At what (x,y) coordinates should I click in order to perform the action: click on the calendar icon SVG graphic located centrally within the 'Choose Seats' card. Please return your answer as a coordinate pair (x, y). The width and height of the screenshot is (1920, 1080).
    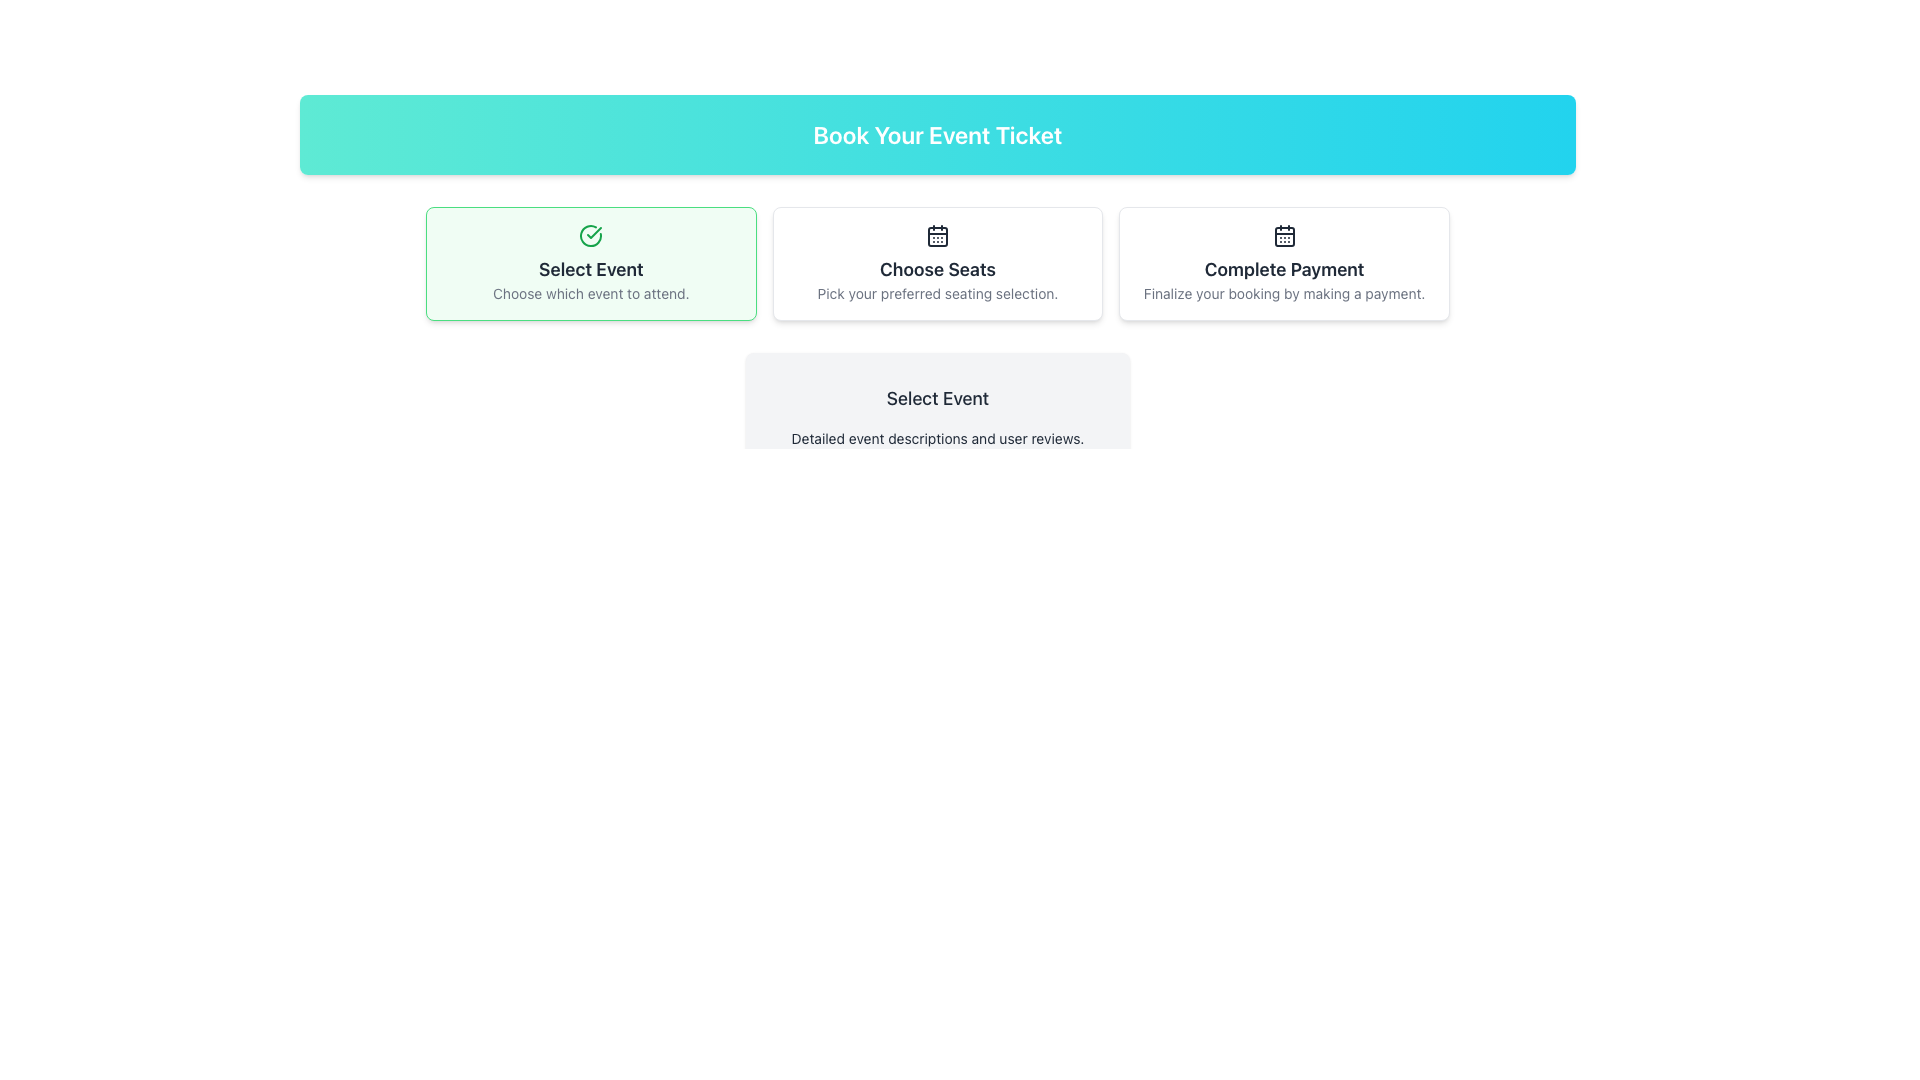
    Looking at the image, I should click on (936, 234).